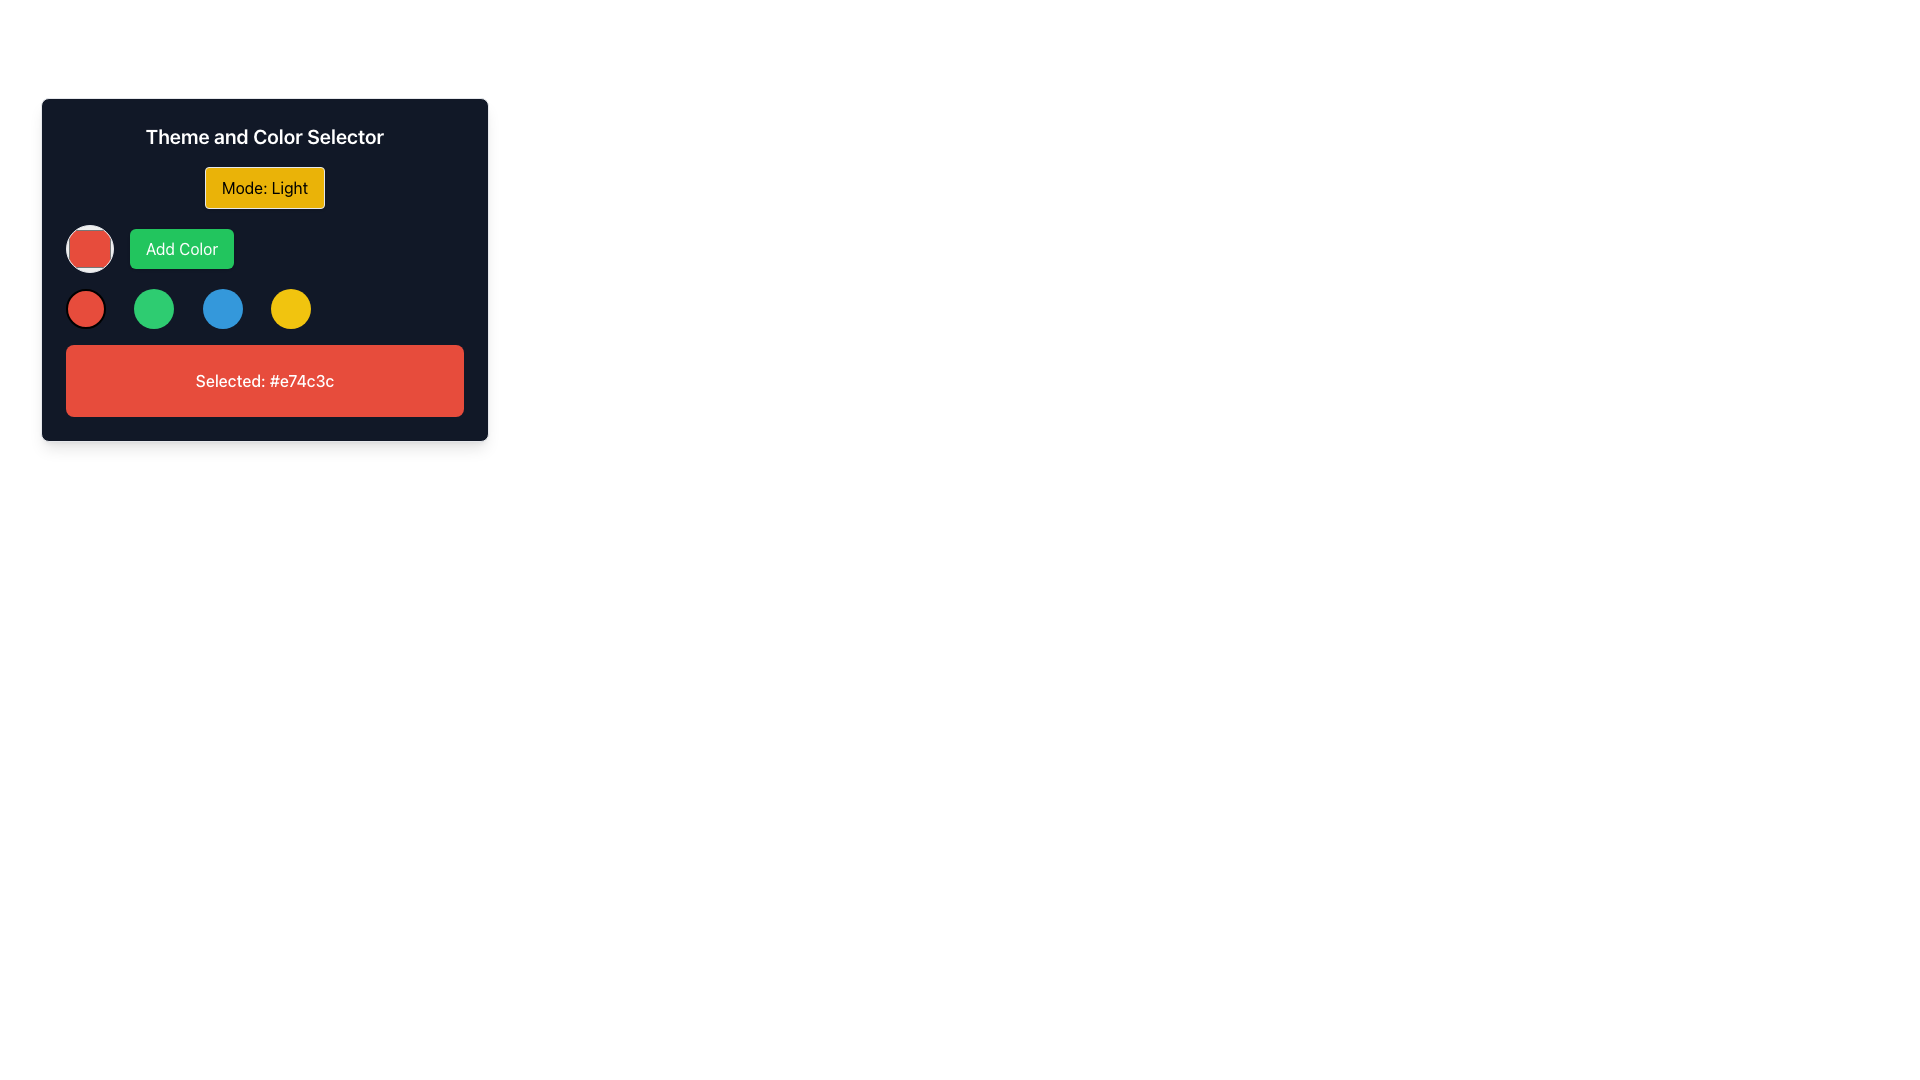  Describe the element at coordinates (290, 308) in the screenshot. I see `the fourth interactive color circle with a yellow background` at that location.